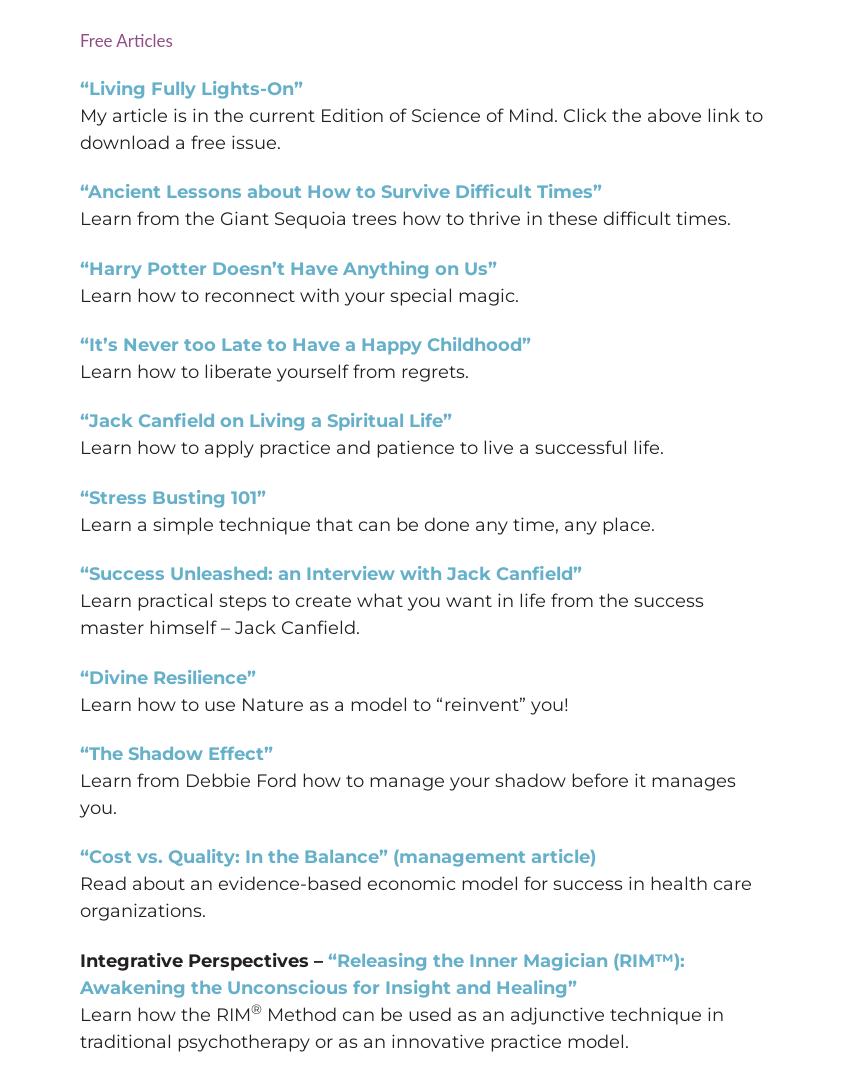 This screenshot has width=850, height=1073. What do you see at coordinates (79, 496) in the screenshot?
I see `'“Stress Busting 101”'` at bounding box center [79, 496].